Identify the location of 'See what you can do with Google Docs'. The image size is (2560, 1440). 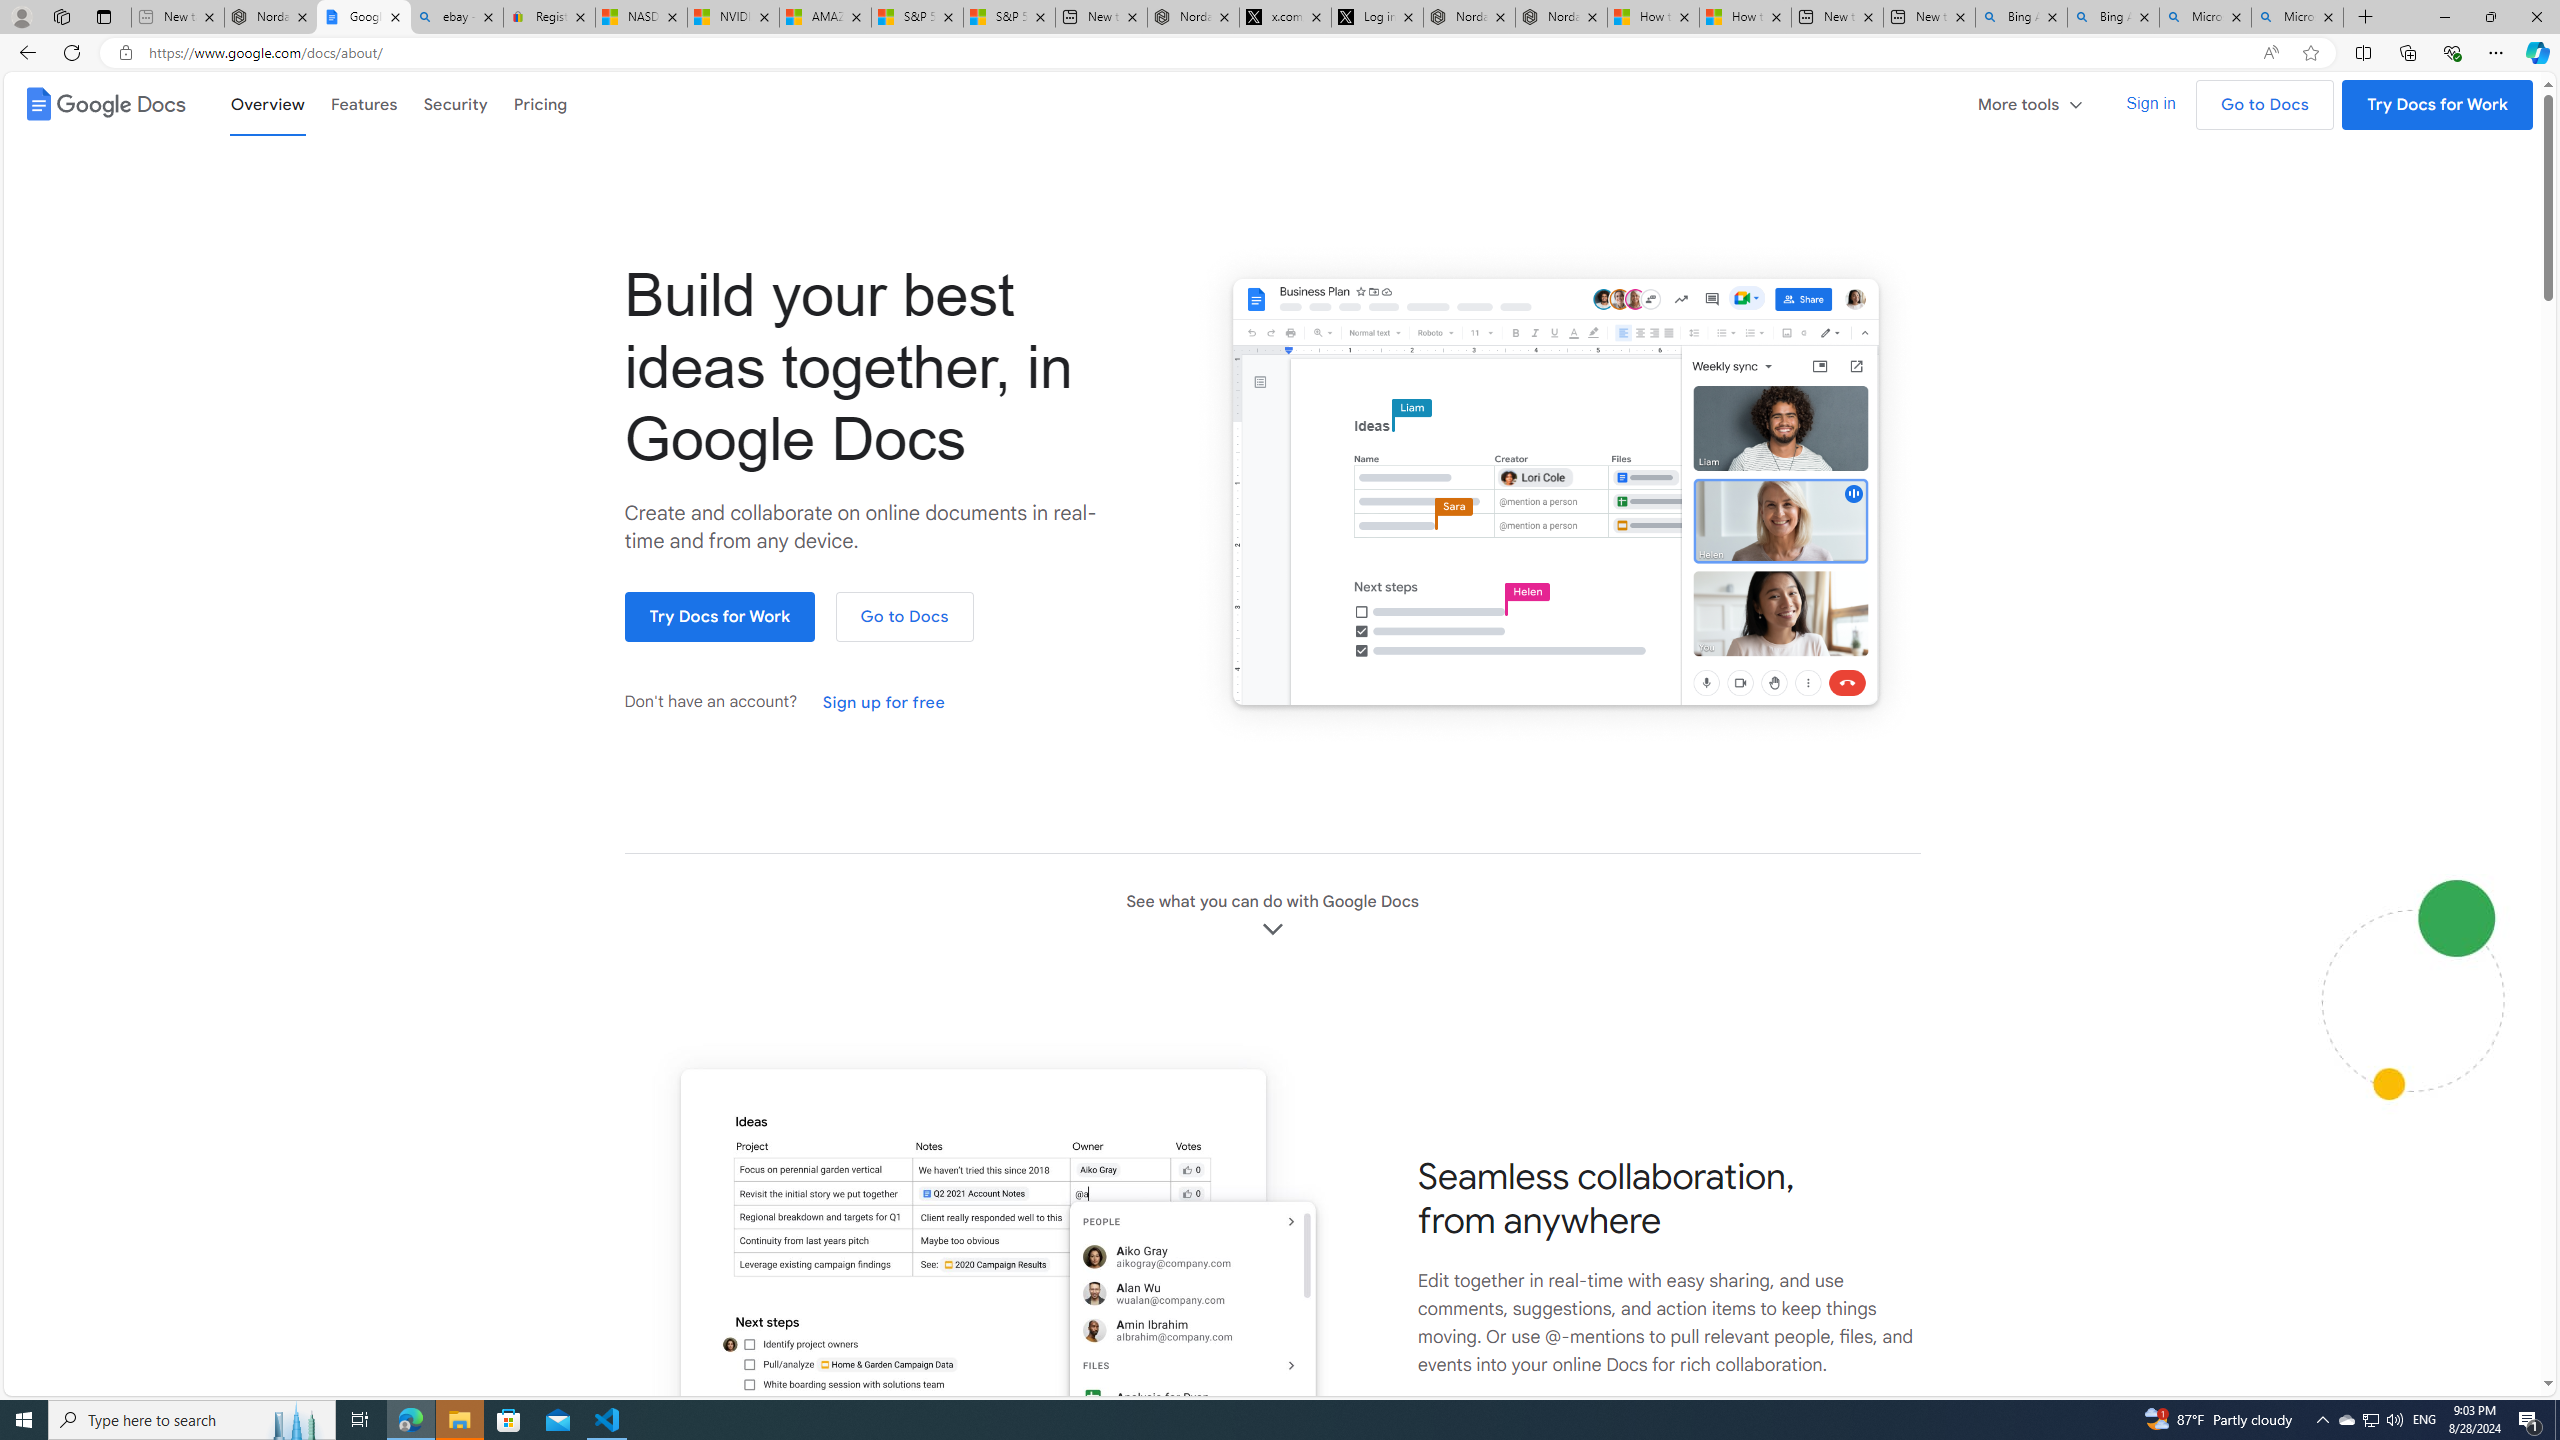
(1271, 915).